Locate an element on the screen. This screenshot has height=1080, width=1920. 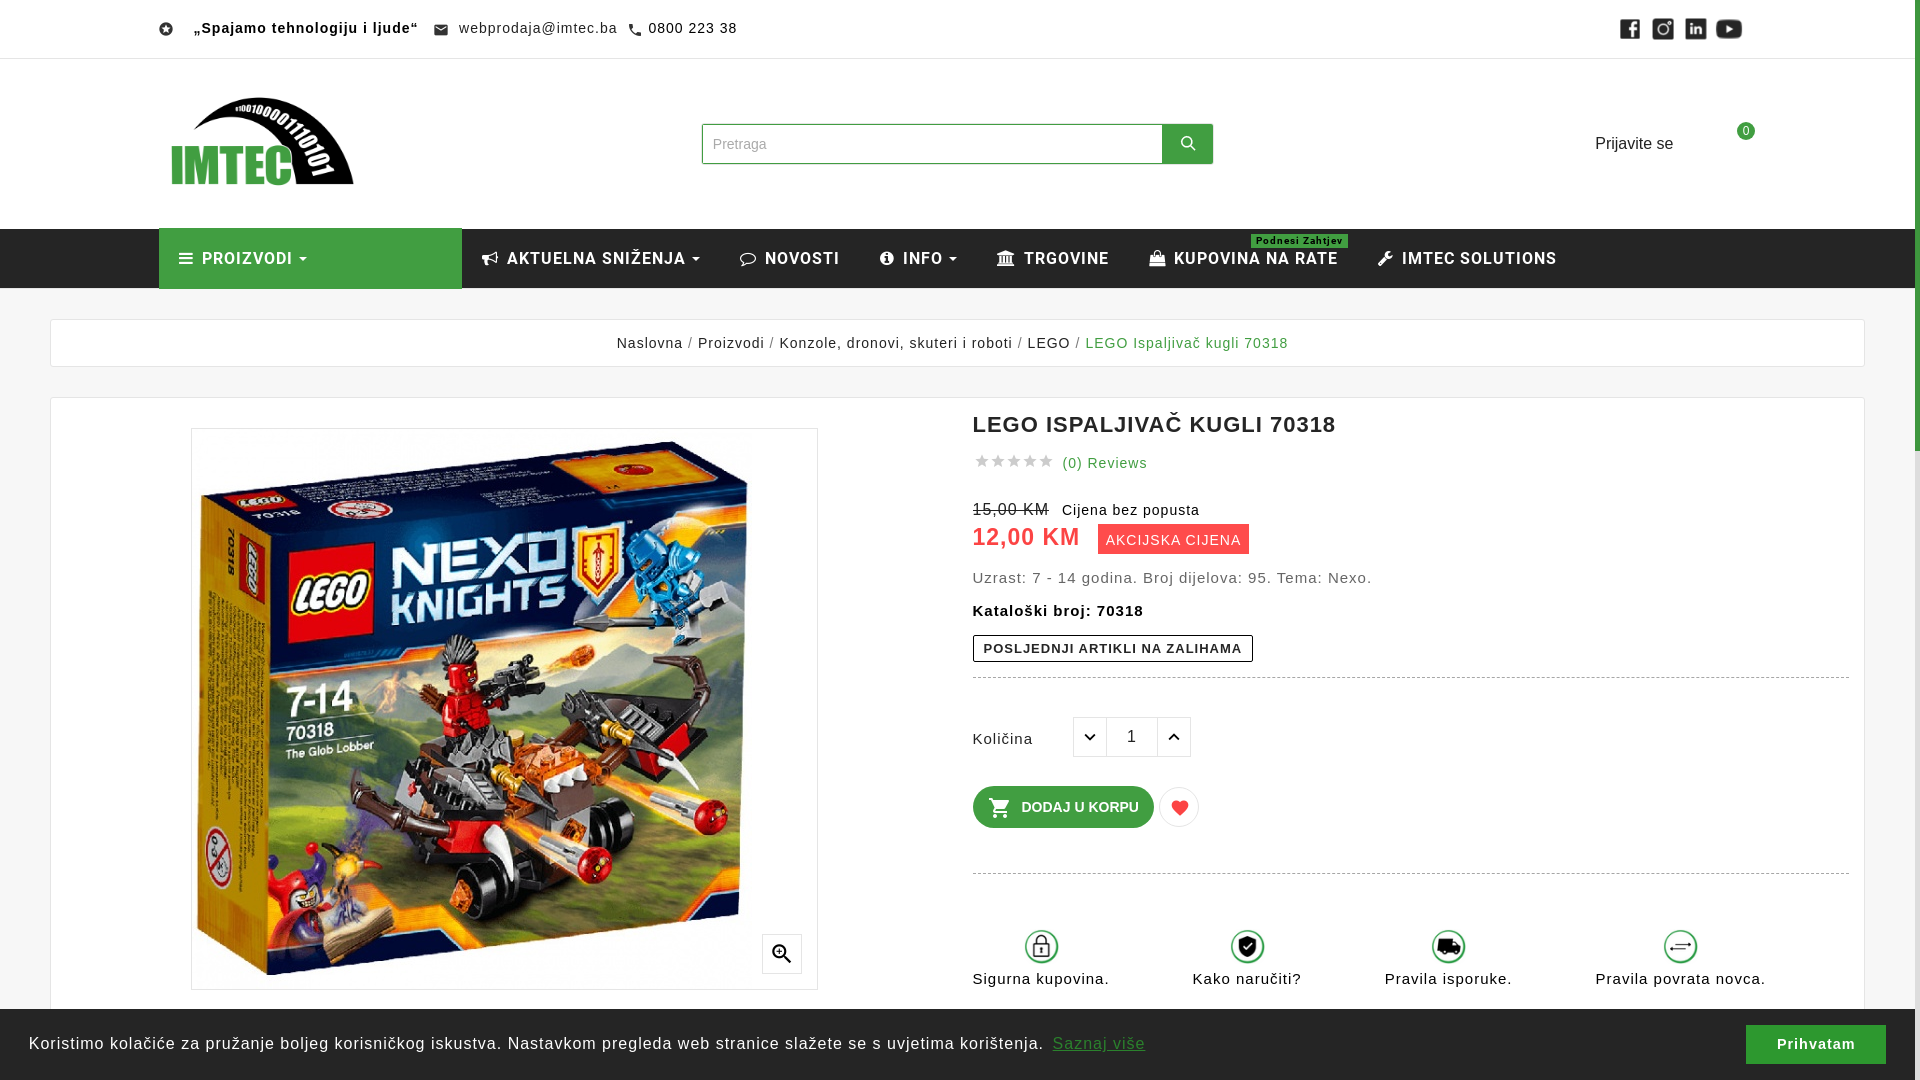
'TRGOVINE' is located at coordinates (1050, 257).